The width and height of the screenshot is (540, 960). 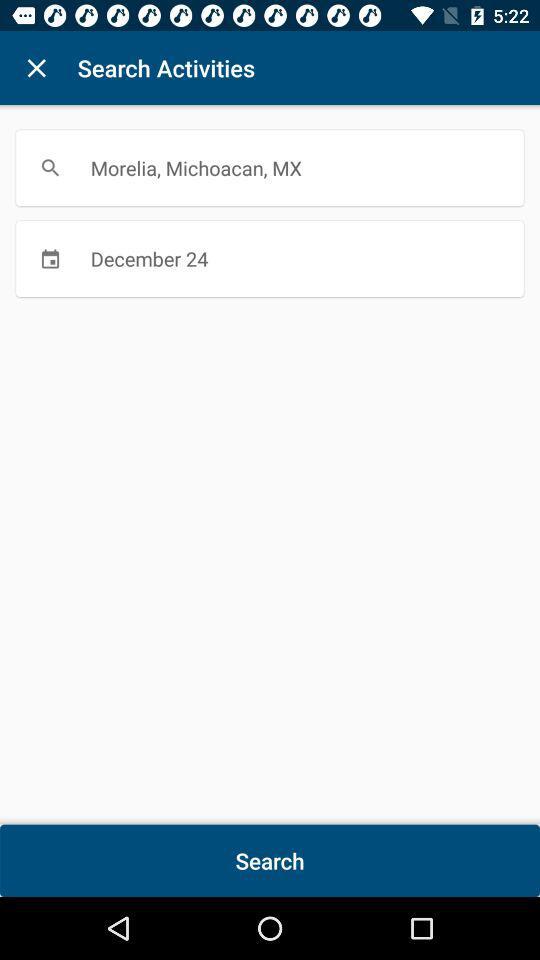 I want to click on december 24, so click(x=270, y=257).